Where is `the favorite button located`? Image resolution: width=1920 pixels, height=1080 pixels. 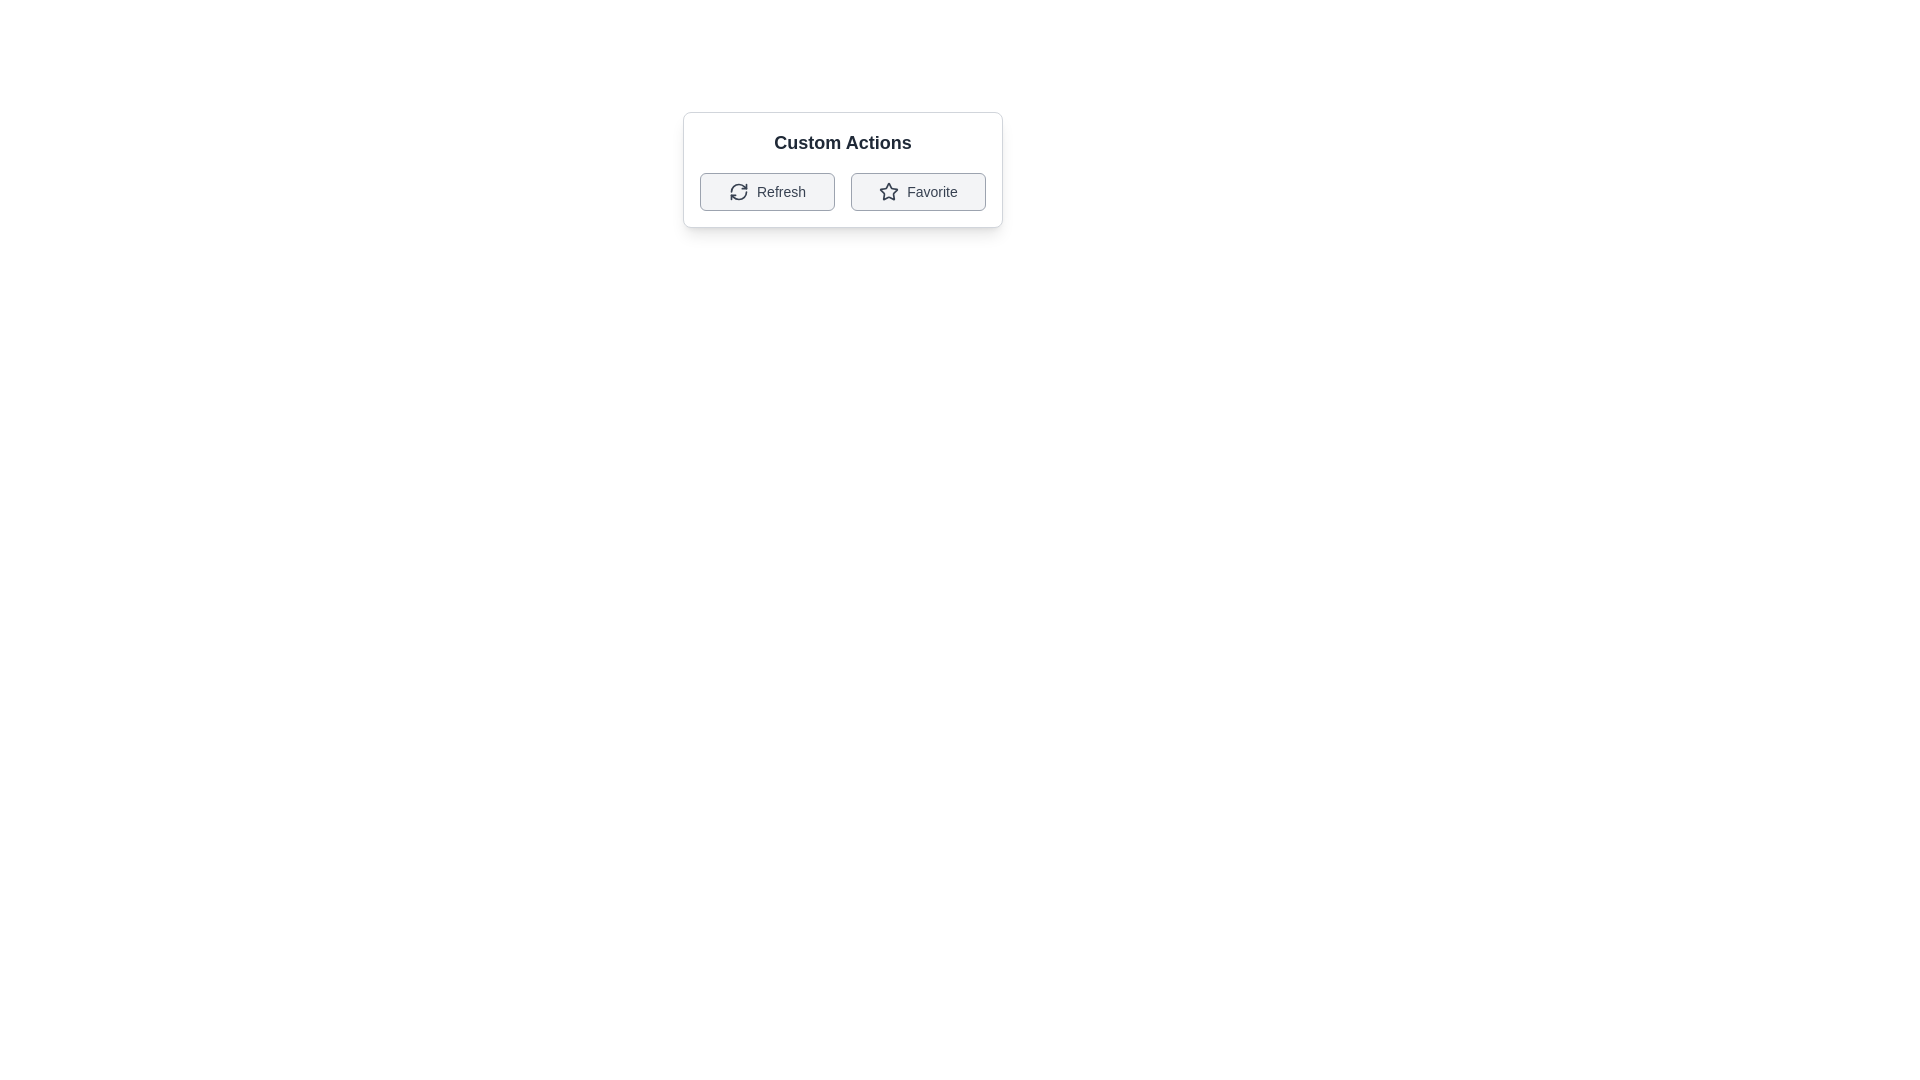 the favorite button located is located at coordinates (917, 192).